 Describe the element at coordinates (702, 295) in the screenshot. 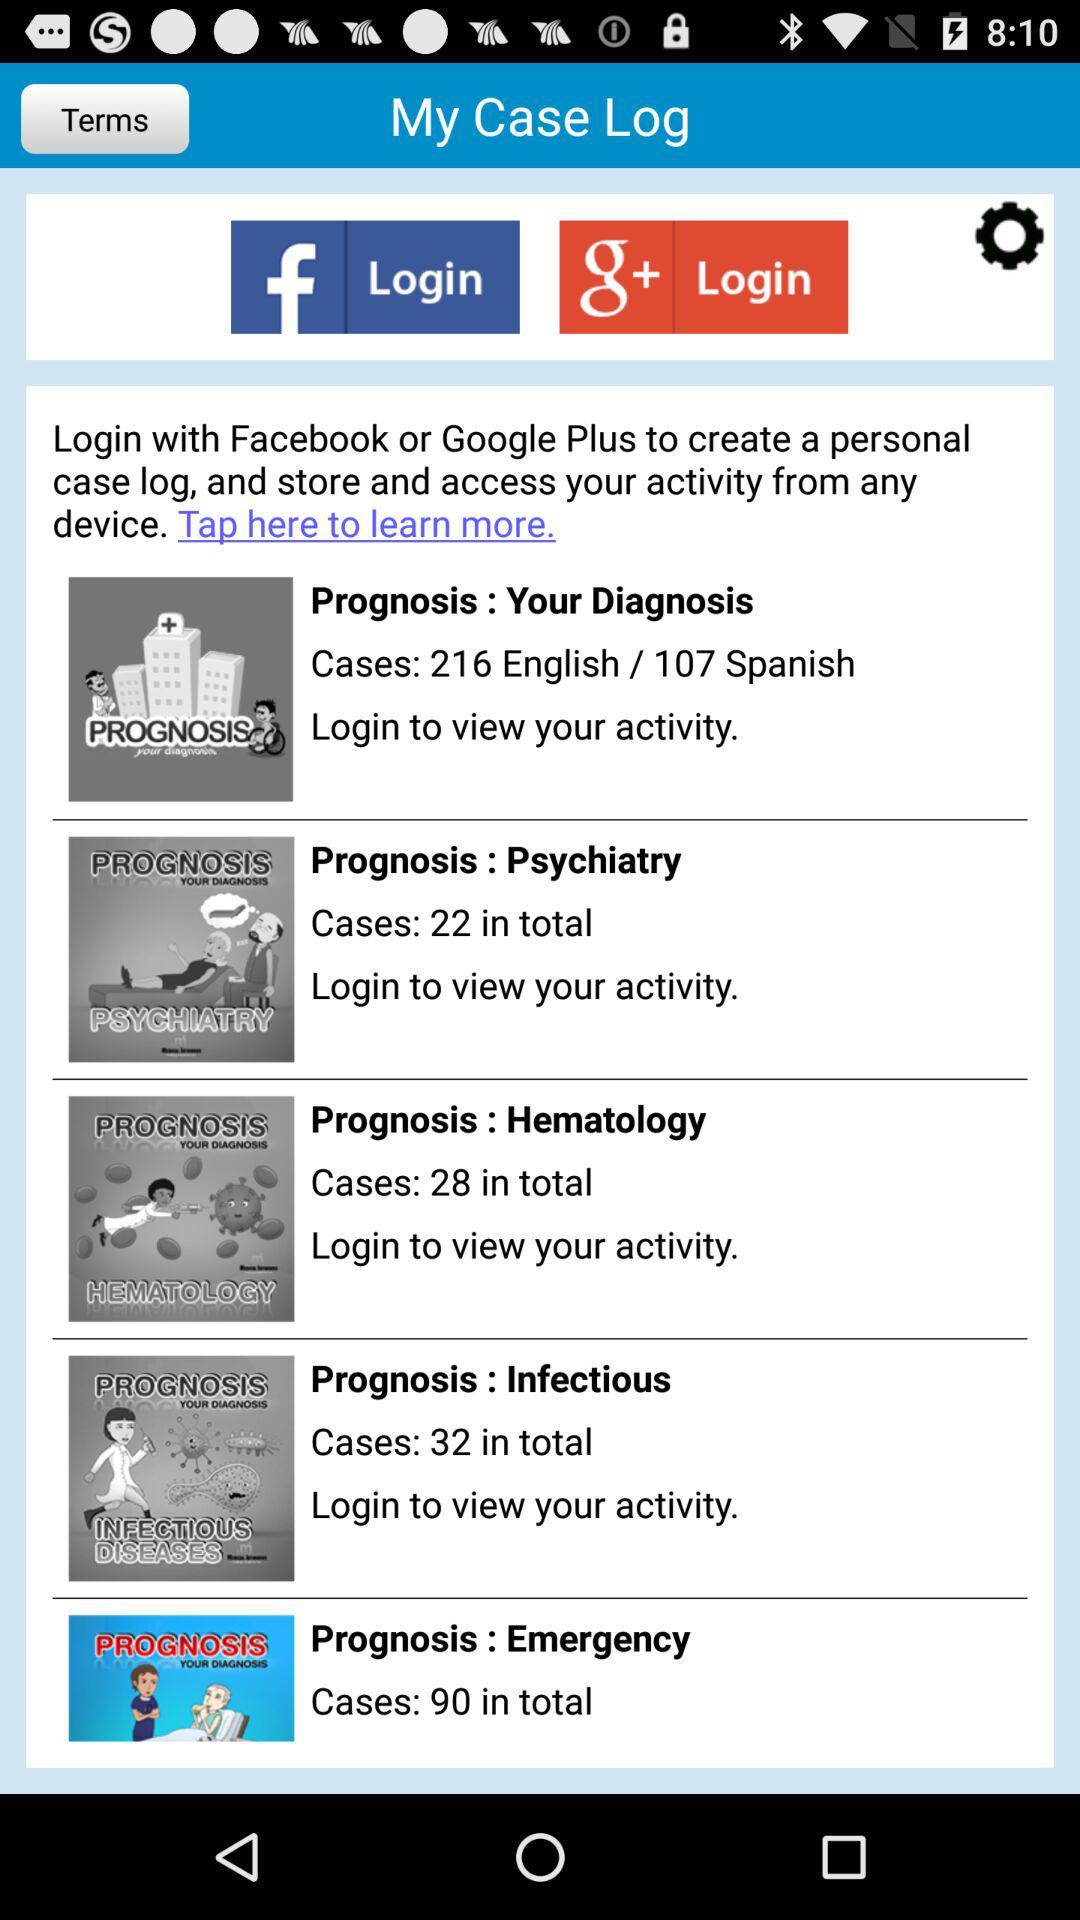

I see `the sliders icon` at that location.